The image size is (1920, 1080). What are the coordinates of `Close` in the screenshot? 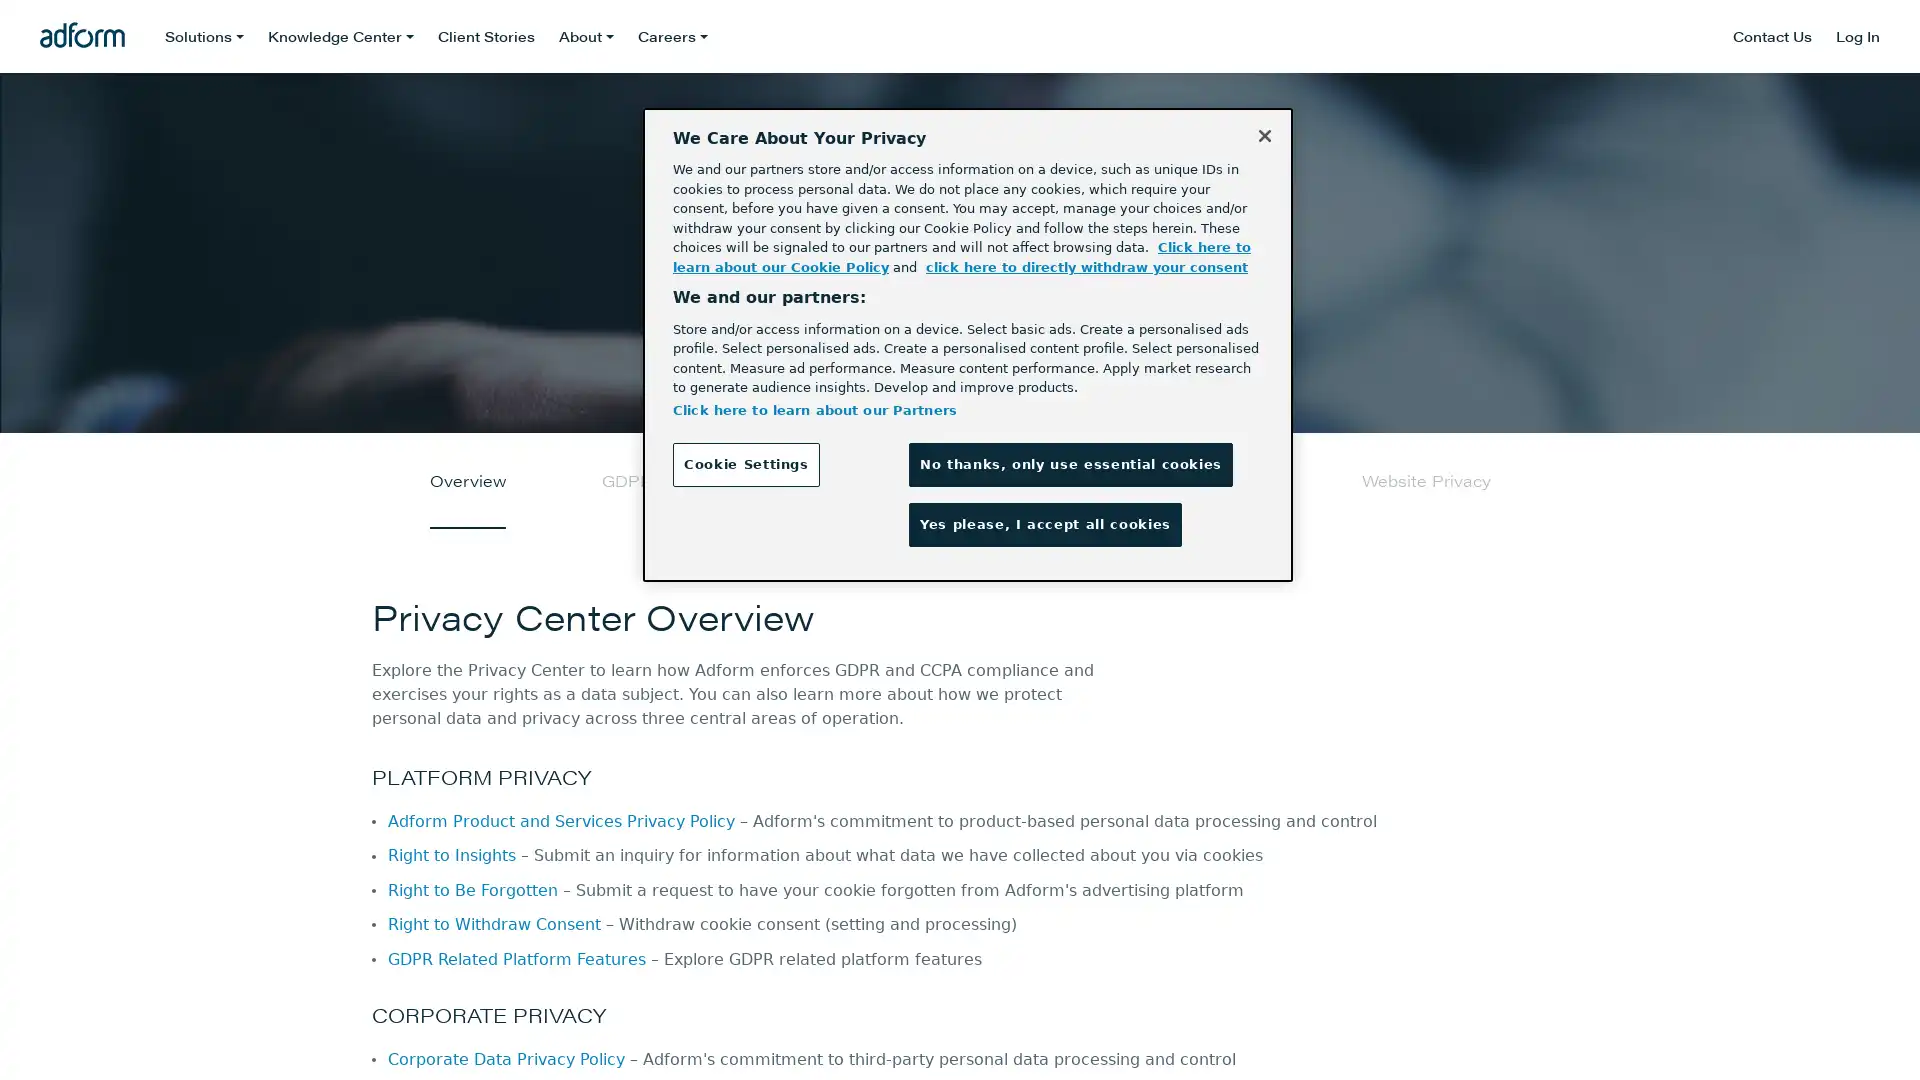 It's located at (1264, 135).